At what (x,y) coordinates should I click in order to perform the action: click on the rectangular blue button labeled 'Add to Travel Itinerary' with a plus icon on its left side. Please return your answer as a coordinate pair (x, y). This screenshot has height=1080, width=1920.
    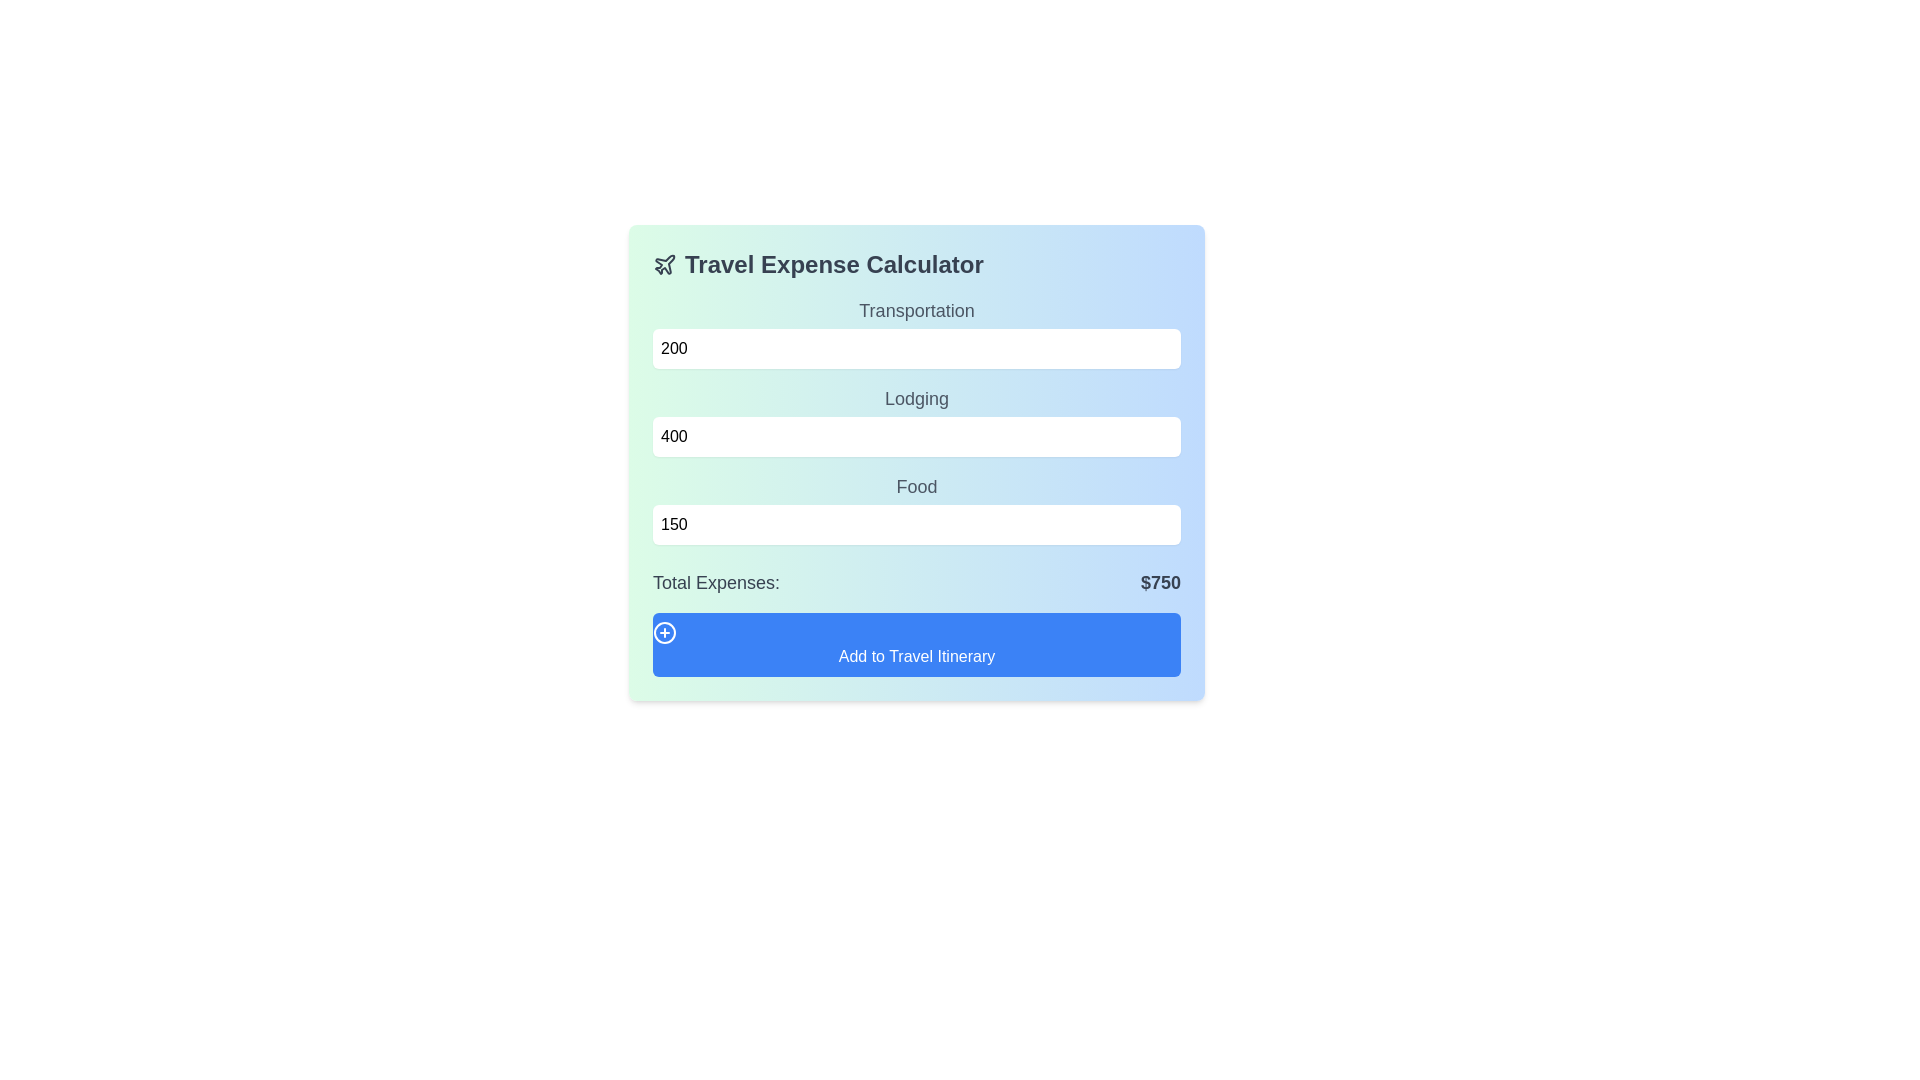
    Looking at the image, I should click on (915, 644).